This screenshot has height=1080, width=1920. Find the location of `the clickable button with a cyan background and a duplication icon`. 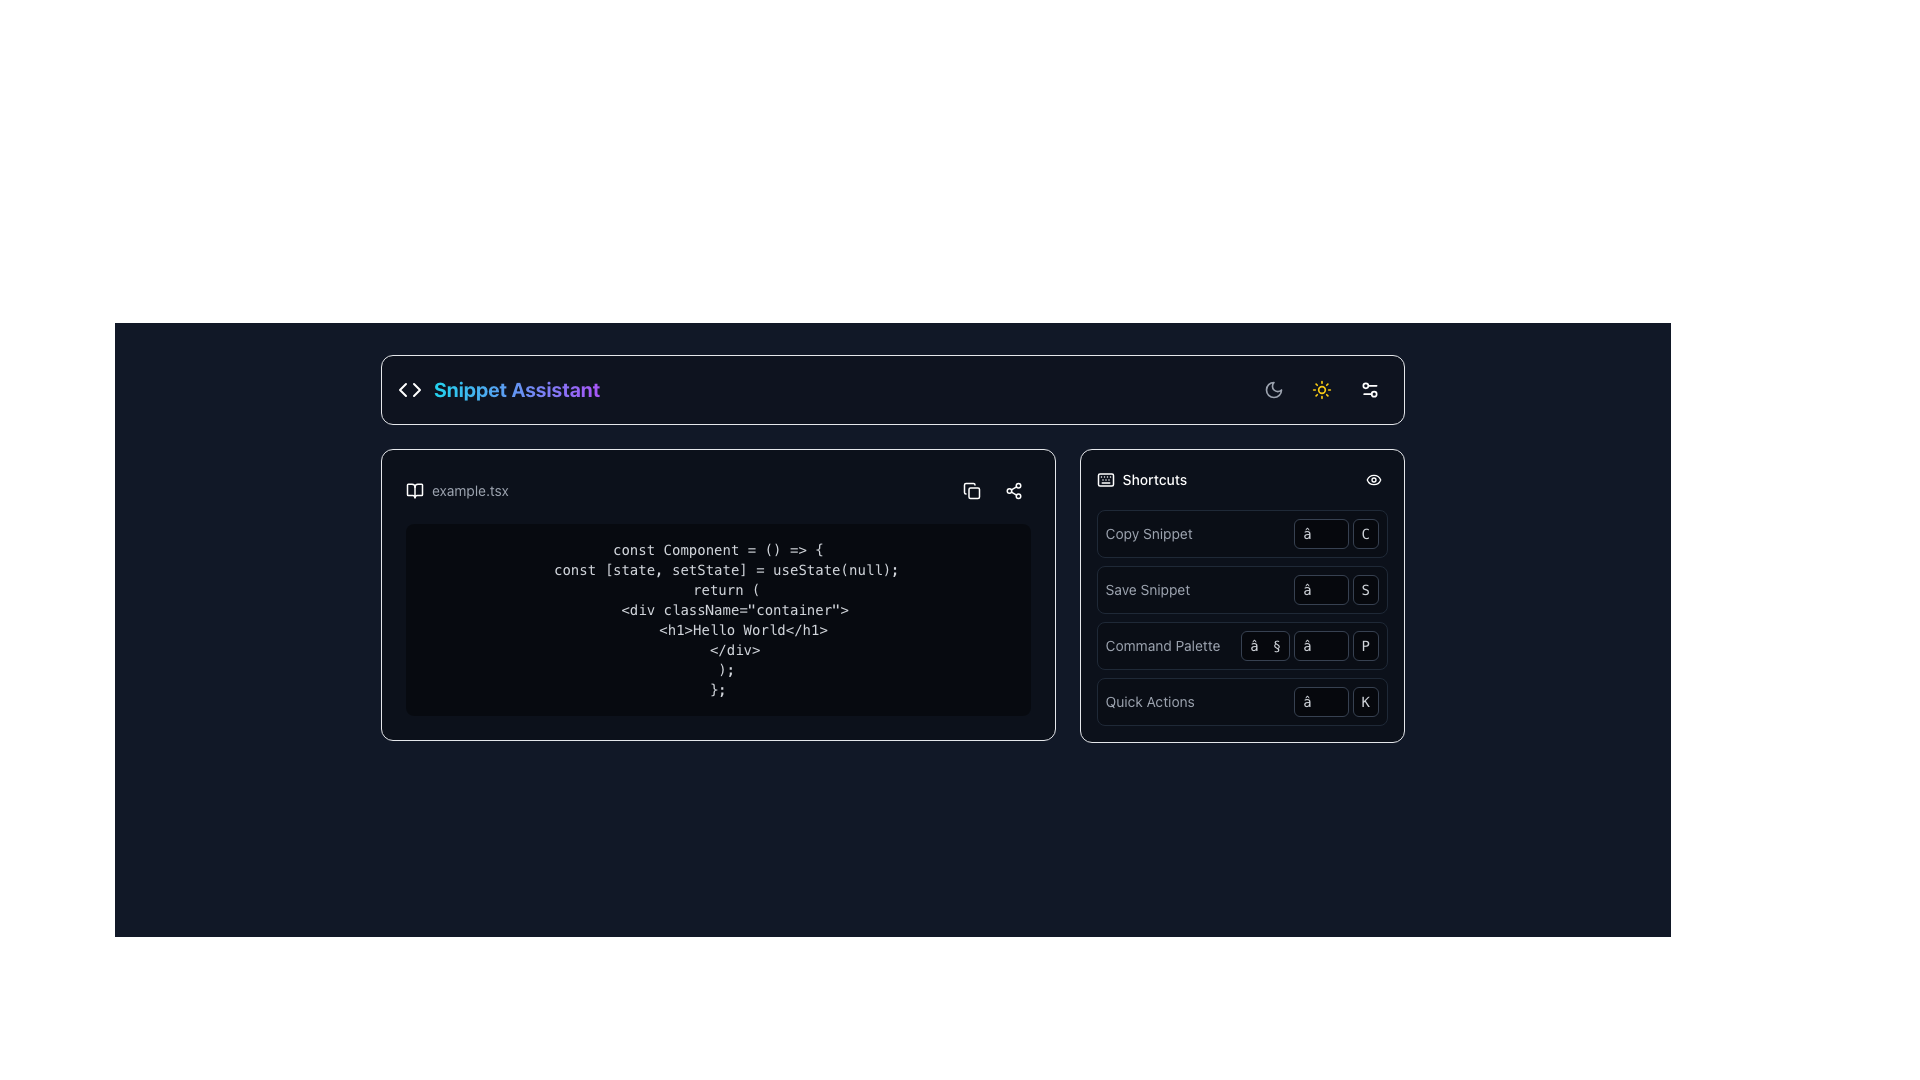

the clickable button with a cyan background and a duplication icon is located at coordinates (971, 490).